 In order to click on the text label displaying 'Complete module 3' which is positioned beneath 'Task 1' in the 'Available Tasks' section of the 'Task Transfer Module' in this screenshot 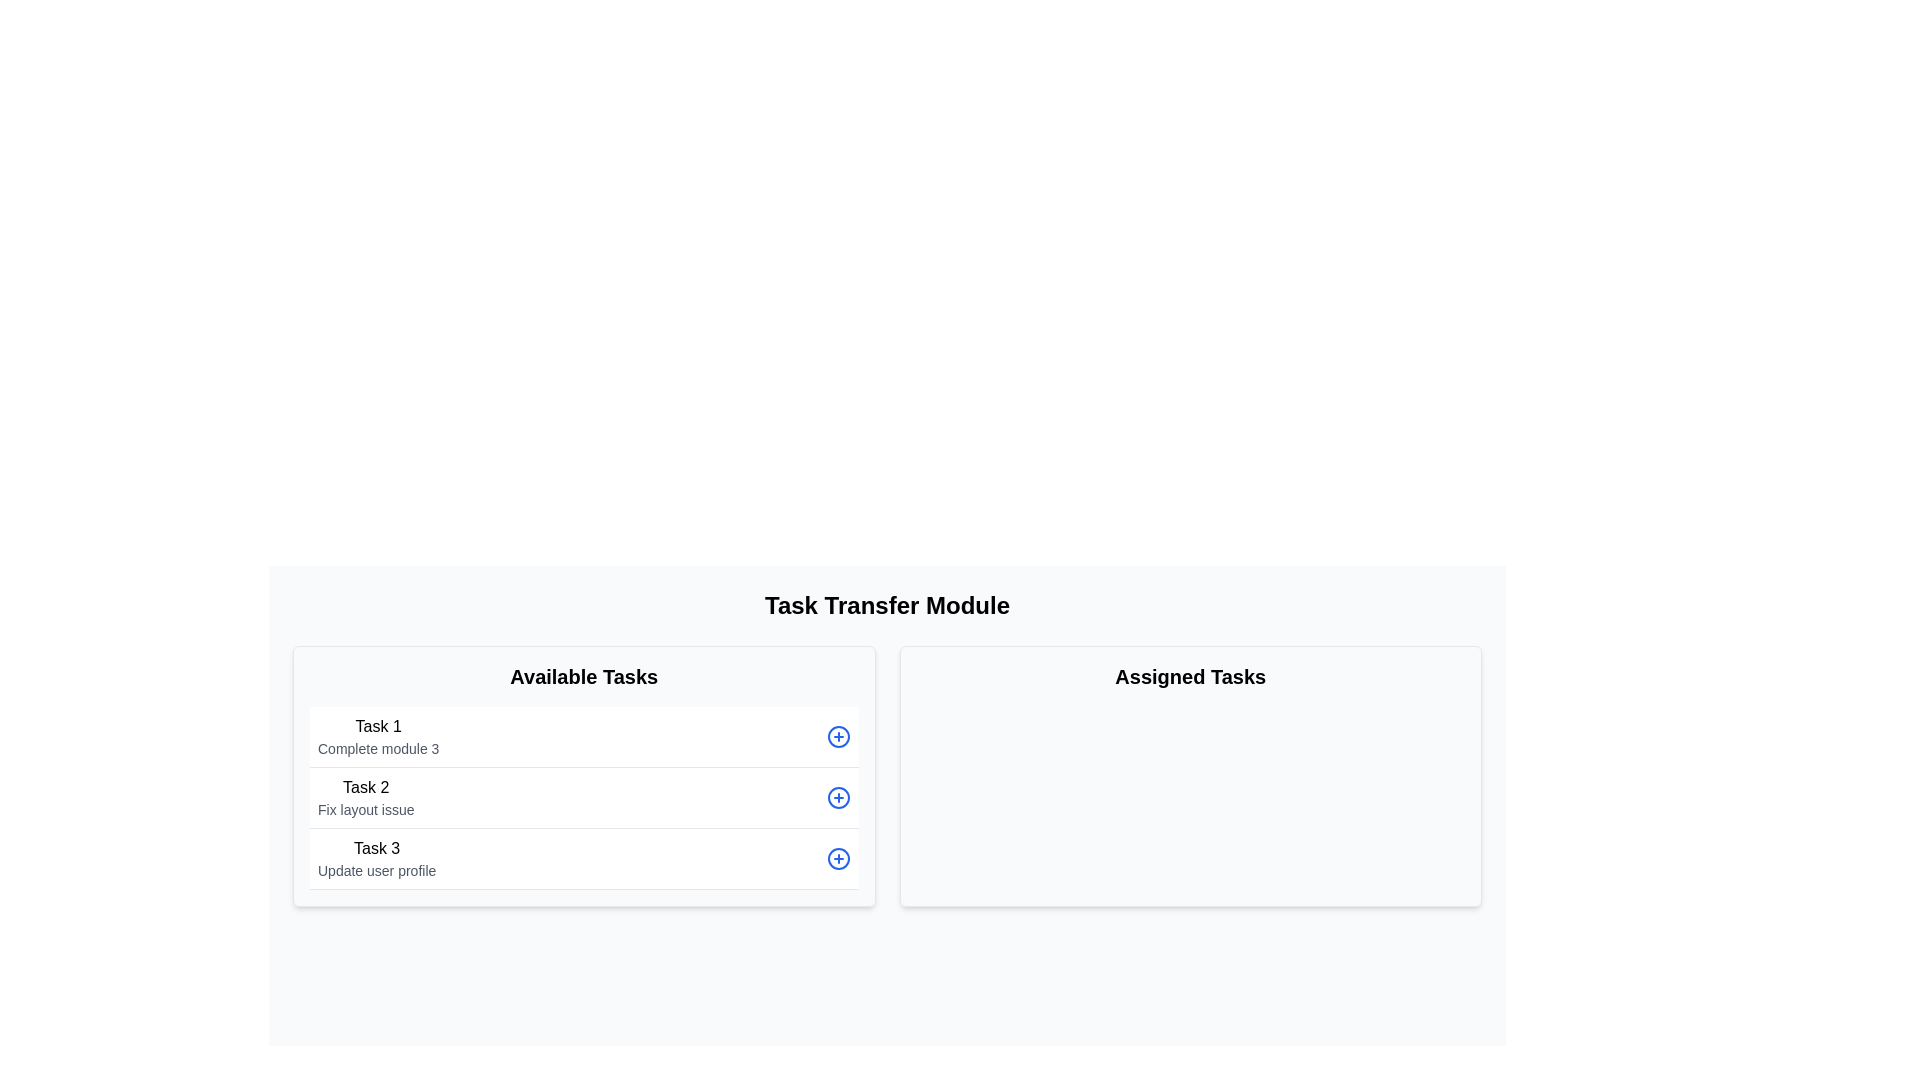, I will do `click(378, 748)`.